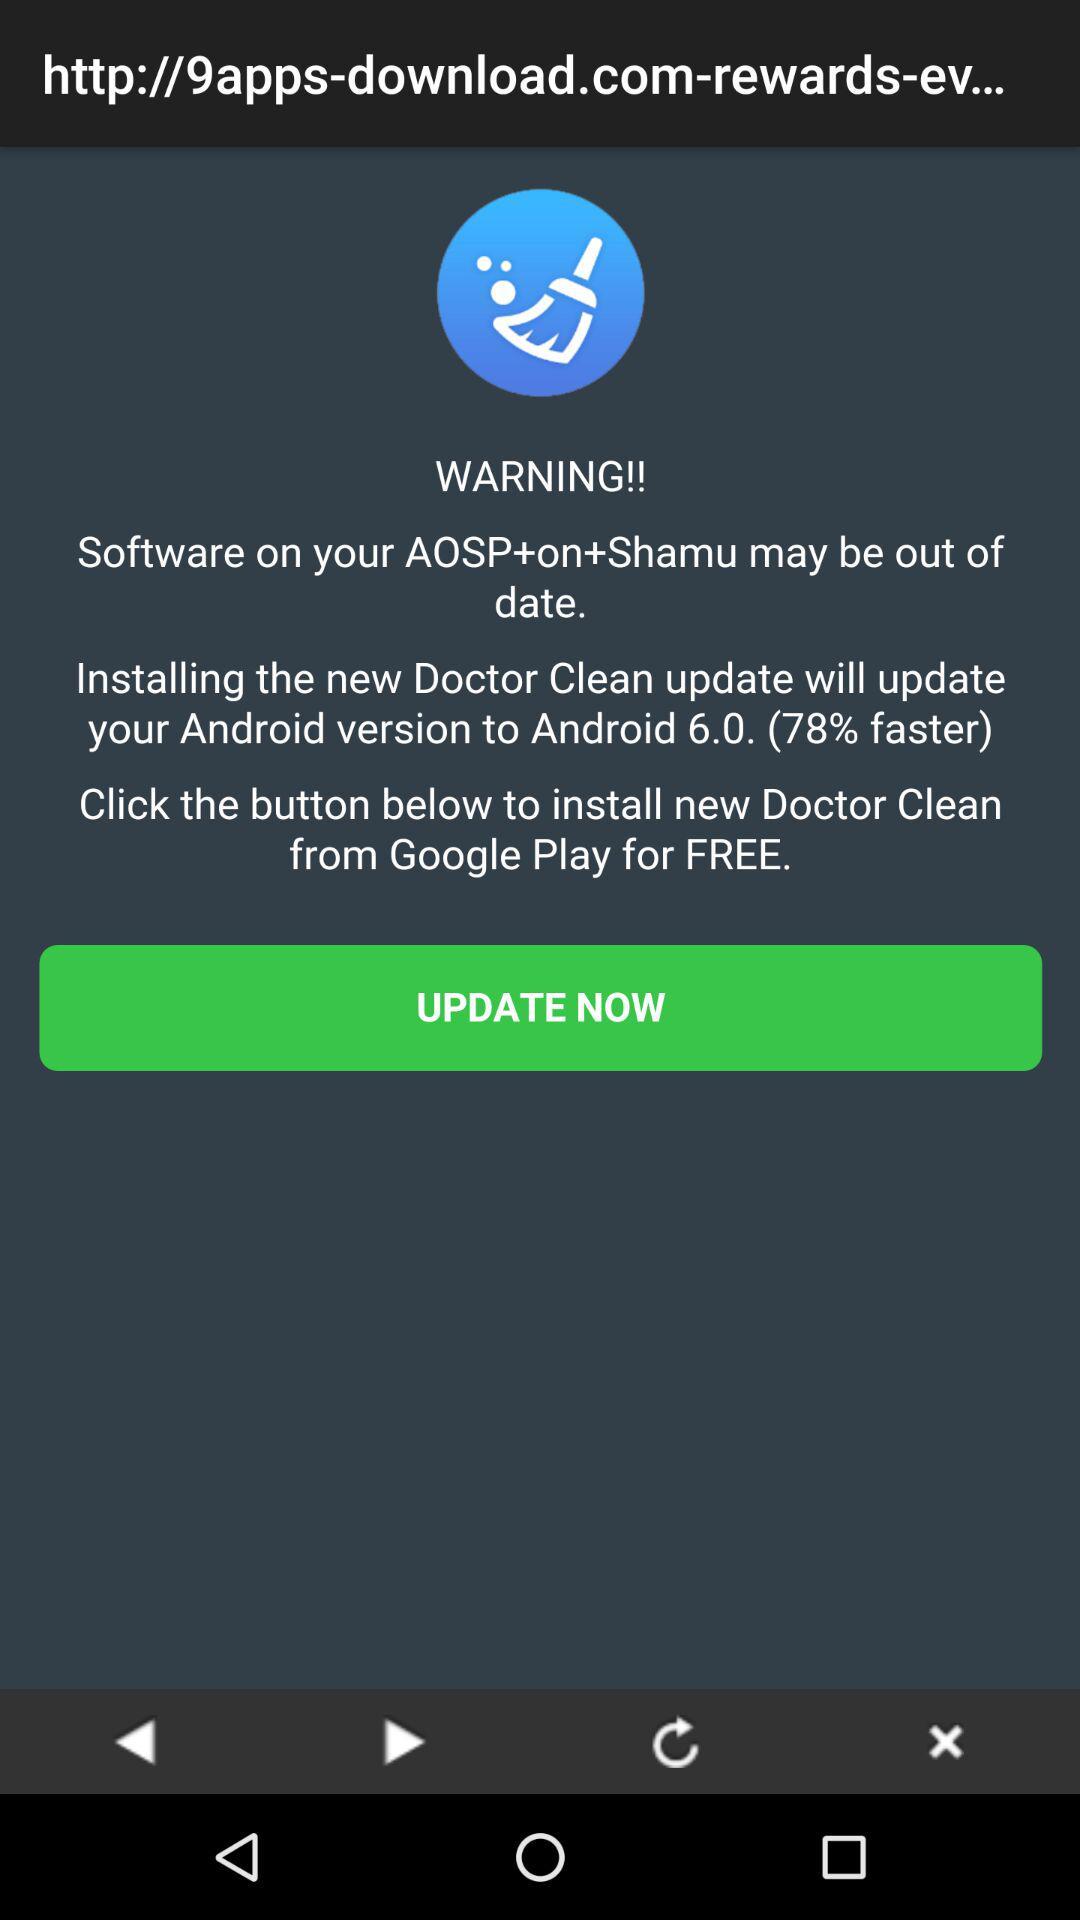  What do you see at coordinates (945, 1740) in the screenshot?
I see `page` at bounding box center [945, 1740].